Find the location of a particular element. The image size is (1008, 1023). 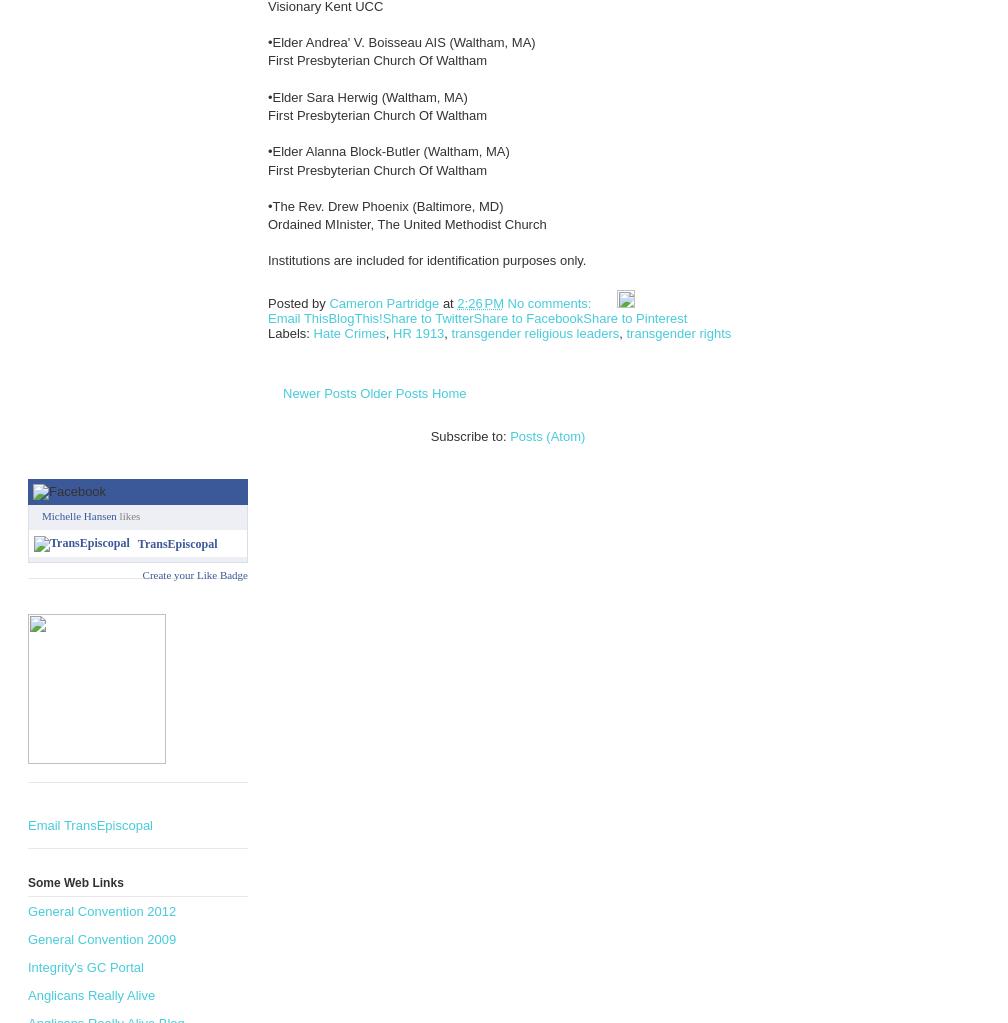

'transgender religious leaders' is located at coordinates (535, 333).